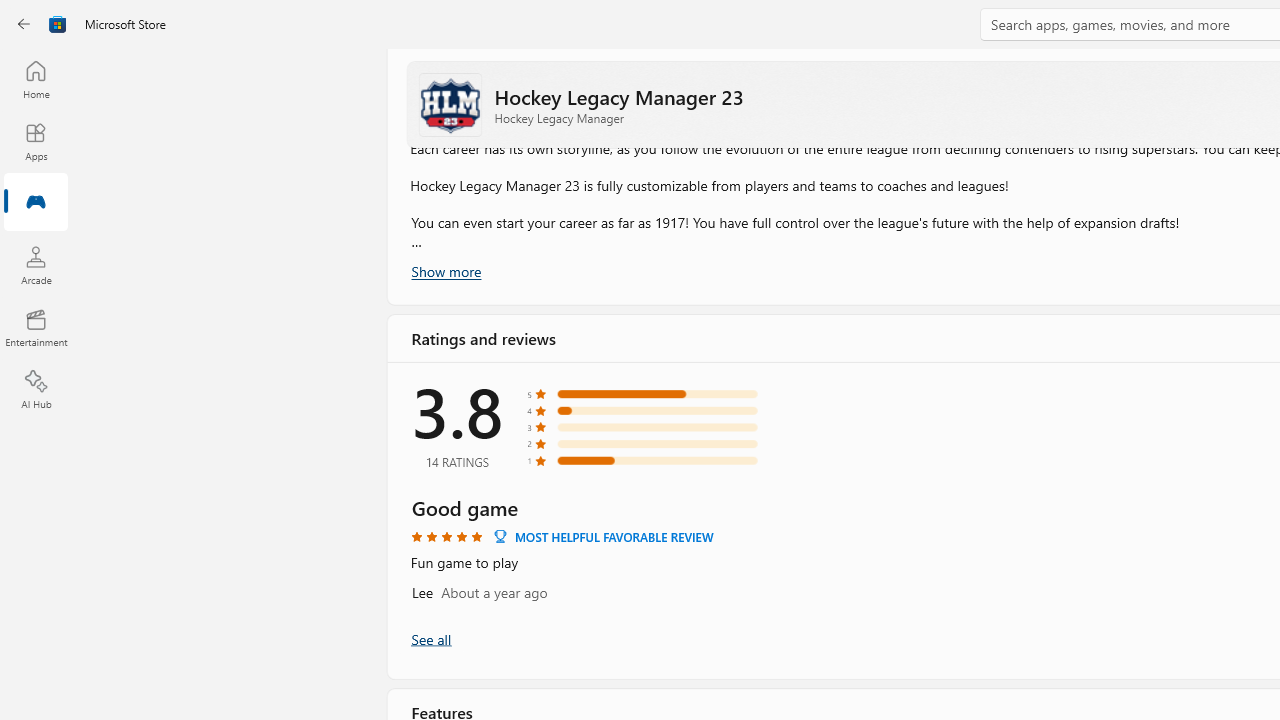 The image size is (1280, 720). I want to click on 'Back', so click(24, 24).